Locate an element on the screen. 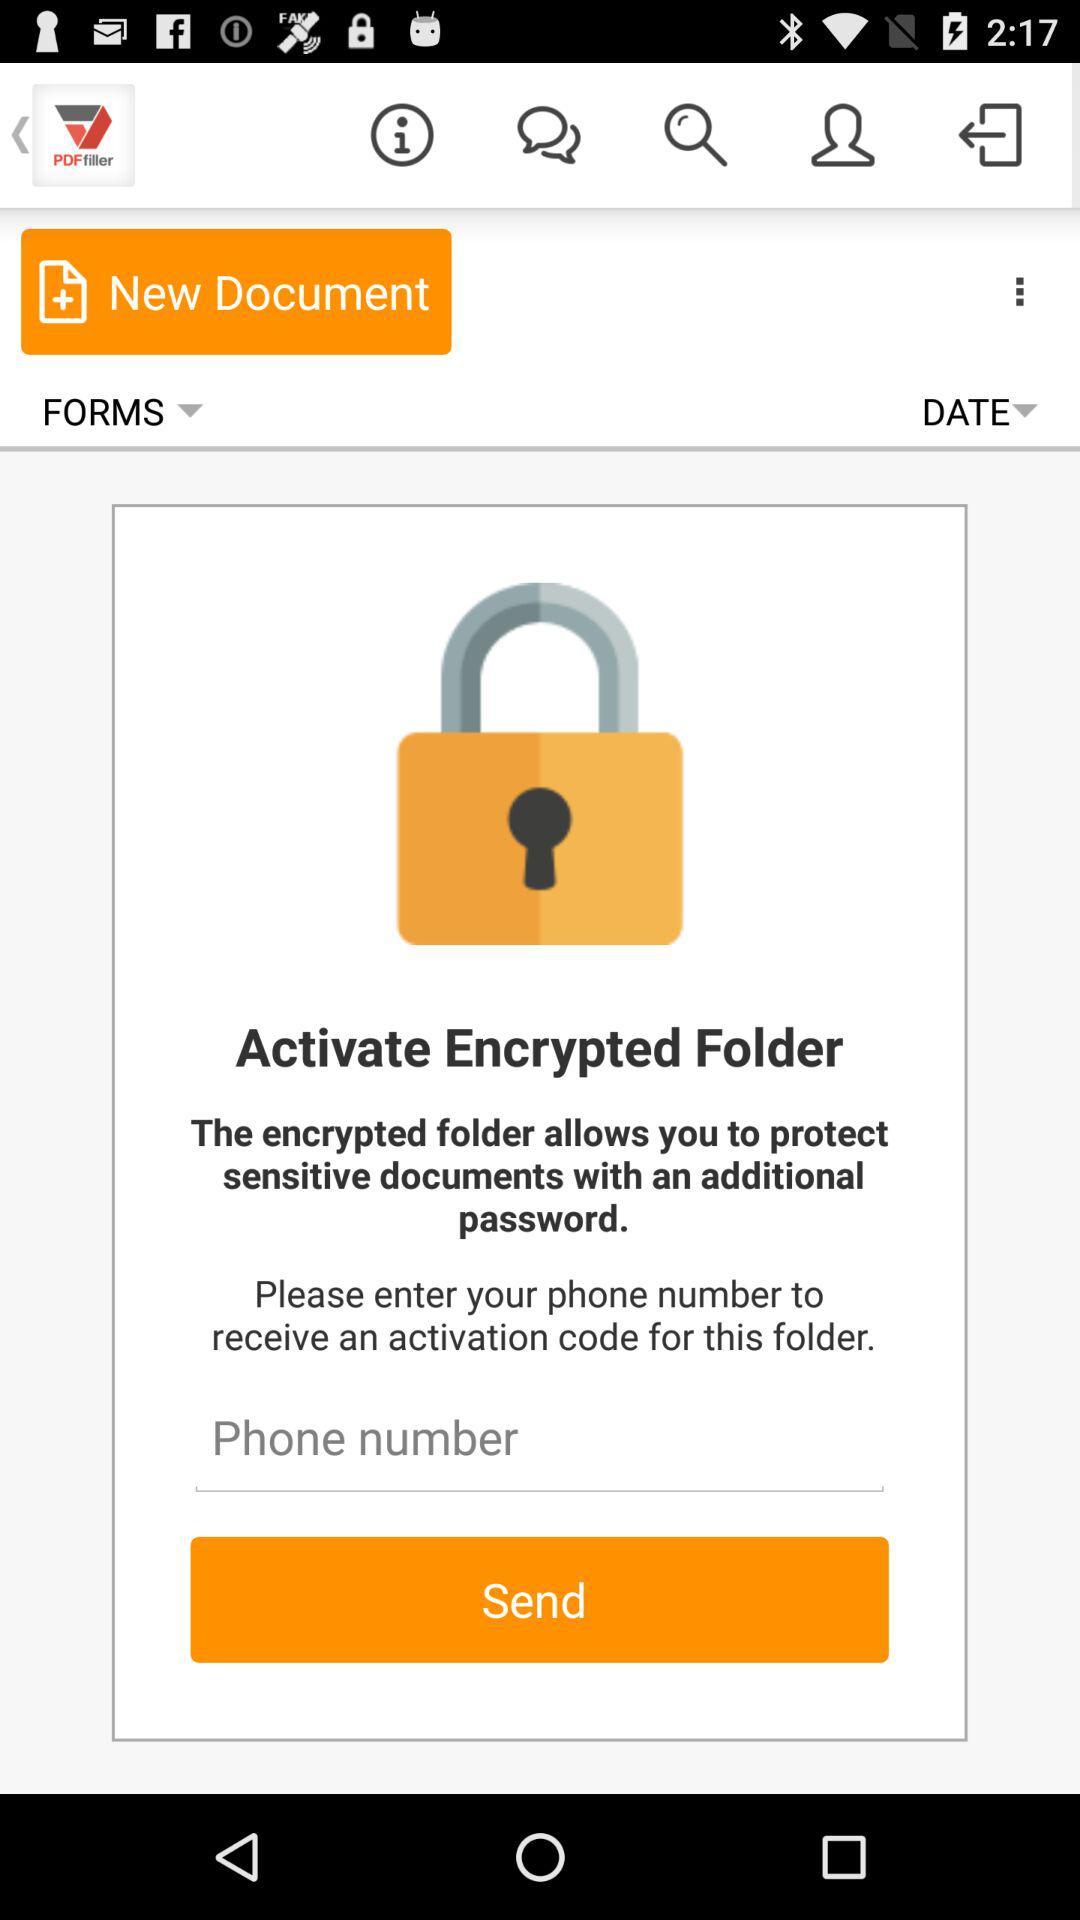  the checkbox to the right of the forms	 item is located at coordinates (978, 410).